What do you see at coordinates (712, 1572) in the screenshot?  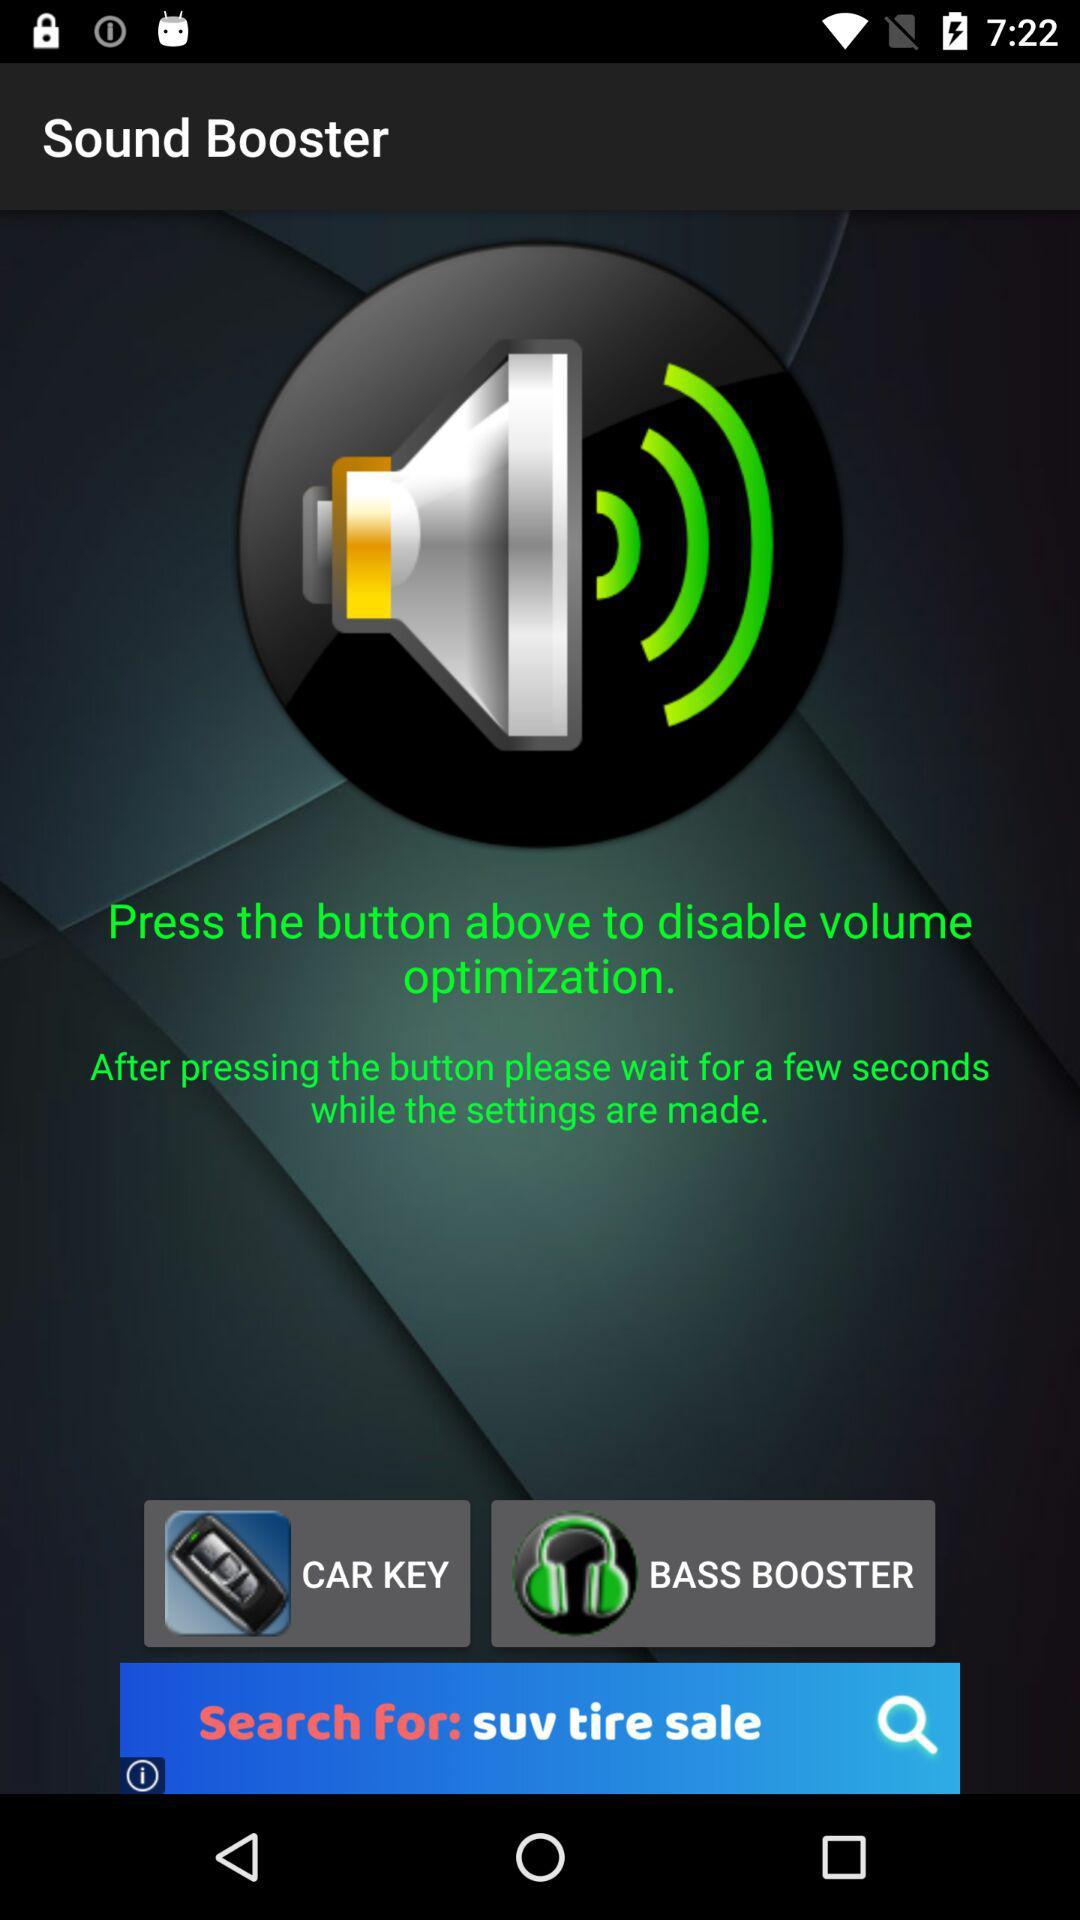 I see `the bass booster button` at bounding box center [712, 1572].